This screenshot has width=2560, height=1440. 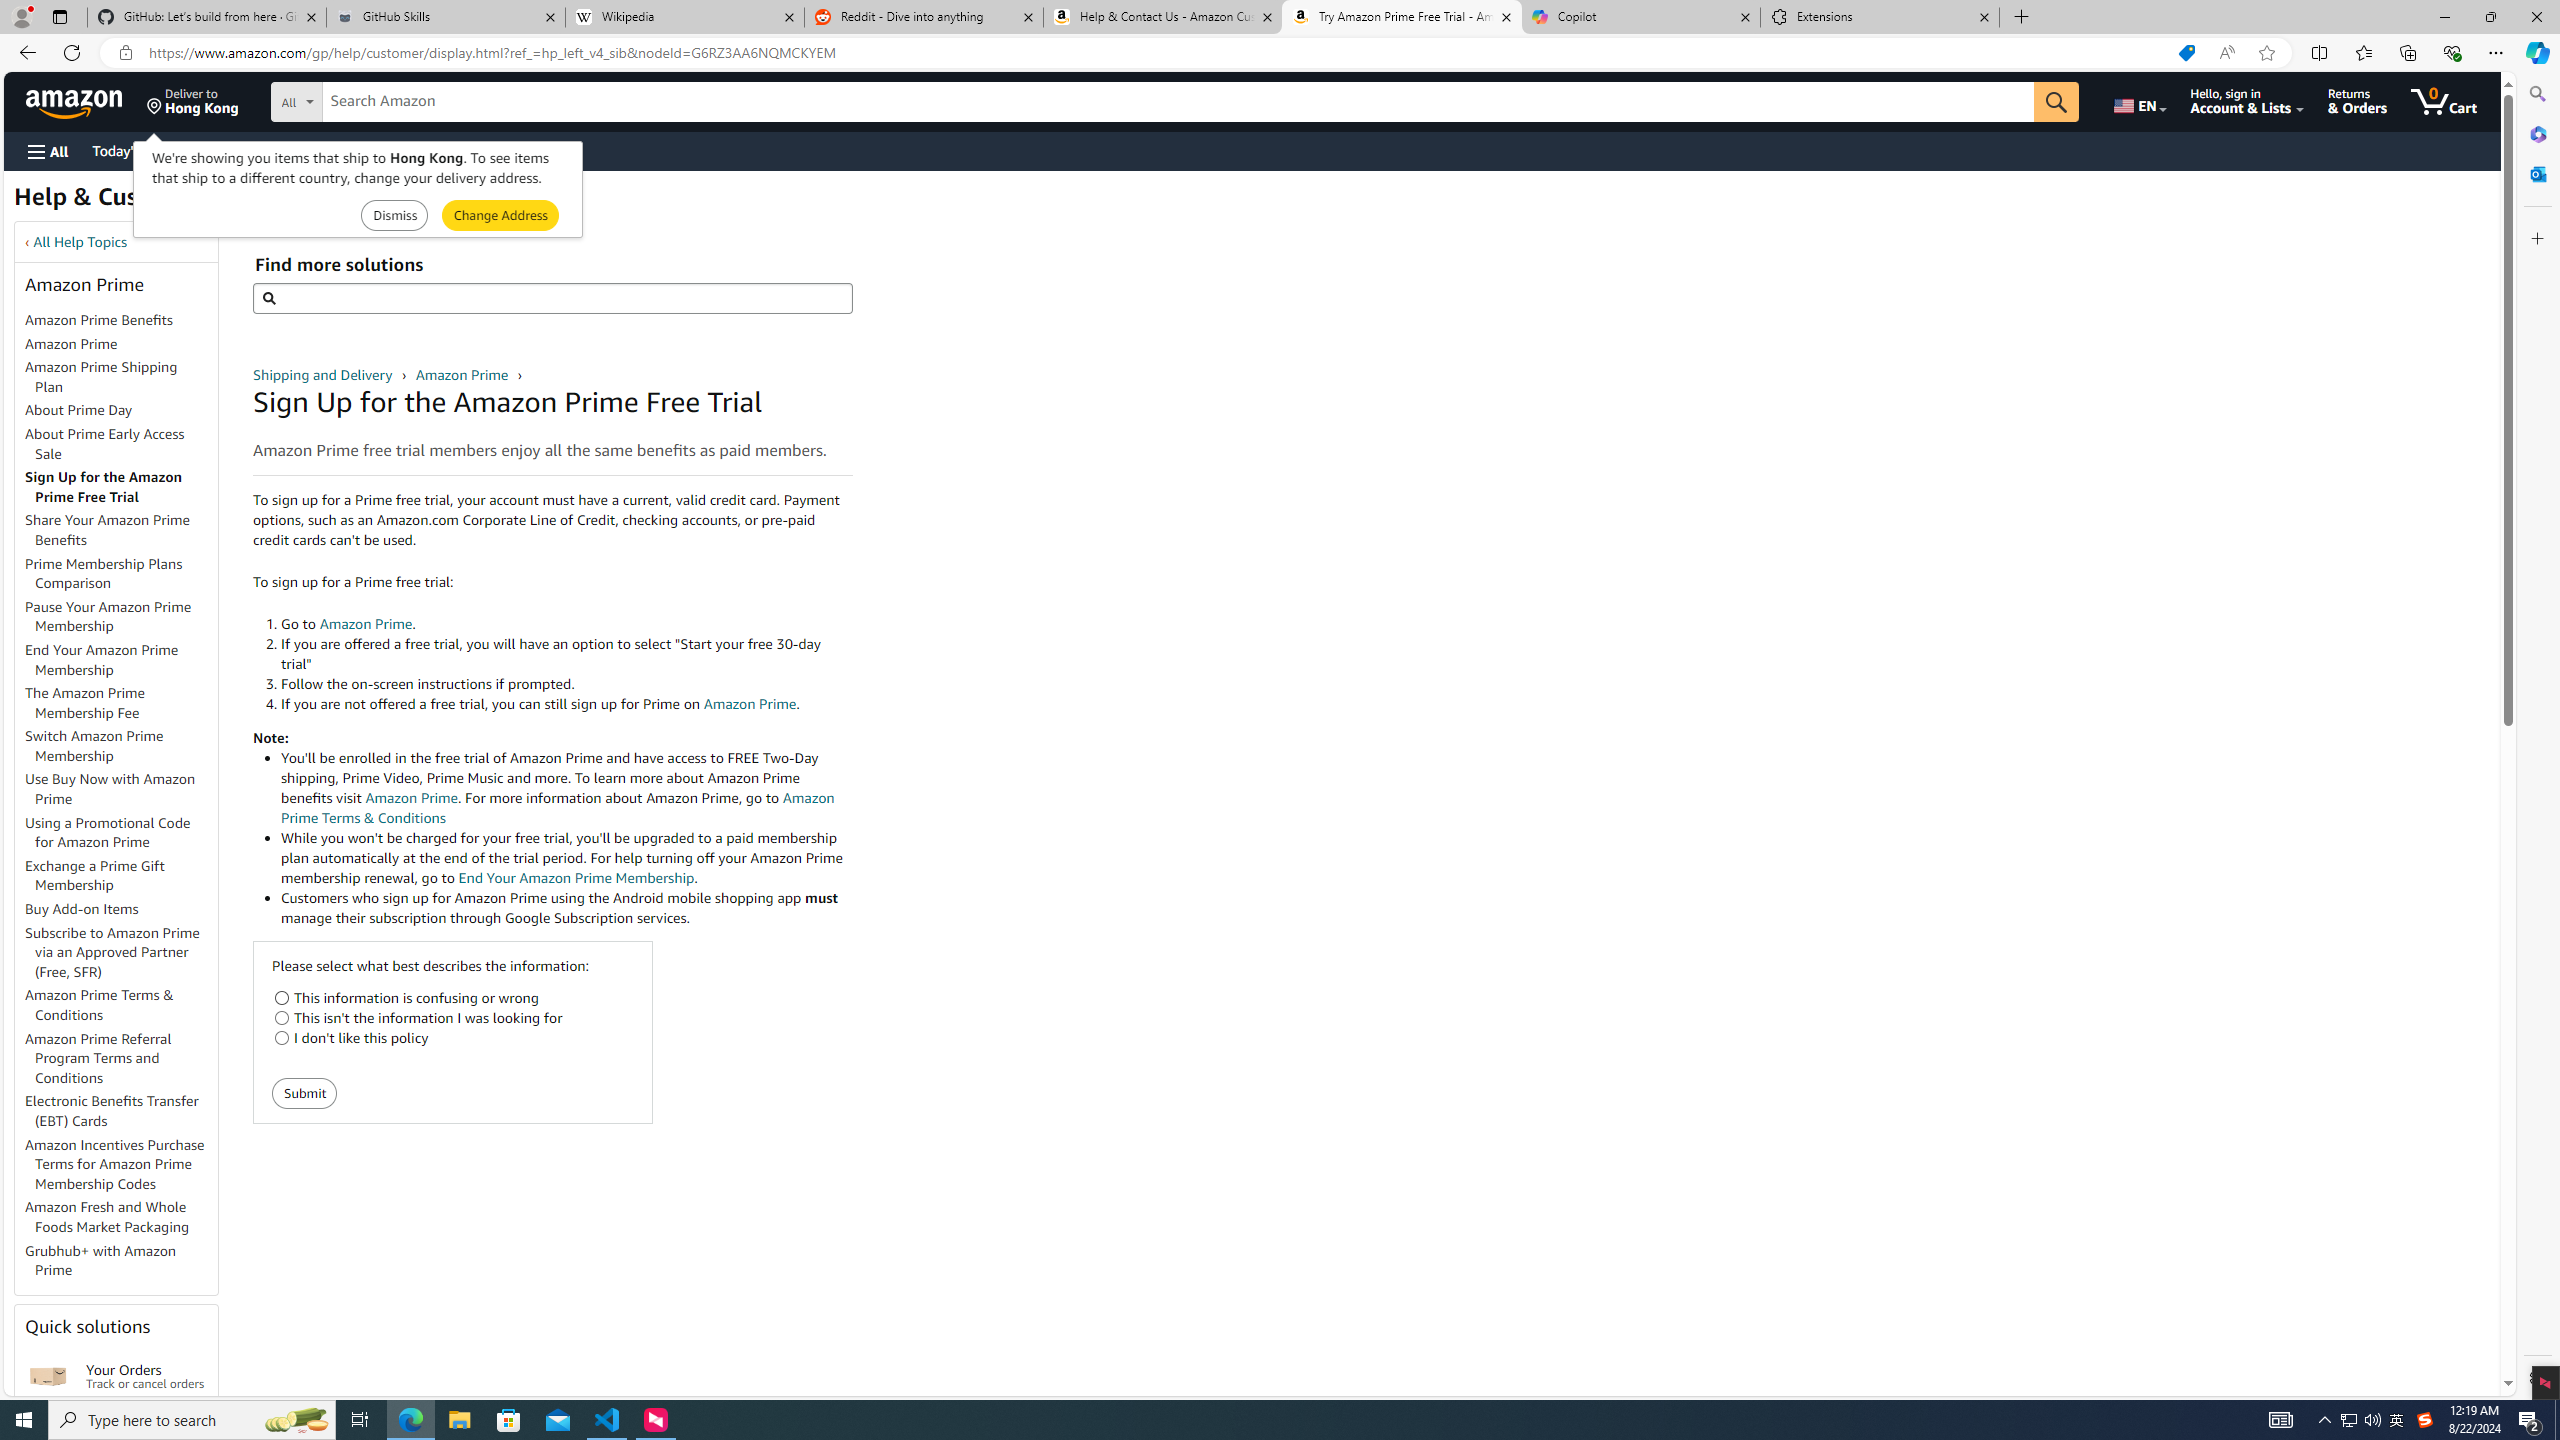 What do you see at coordinates (551, 298) in the screenshot?
I see `'Find more solutions'` at bounding box center [551, 298].